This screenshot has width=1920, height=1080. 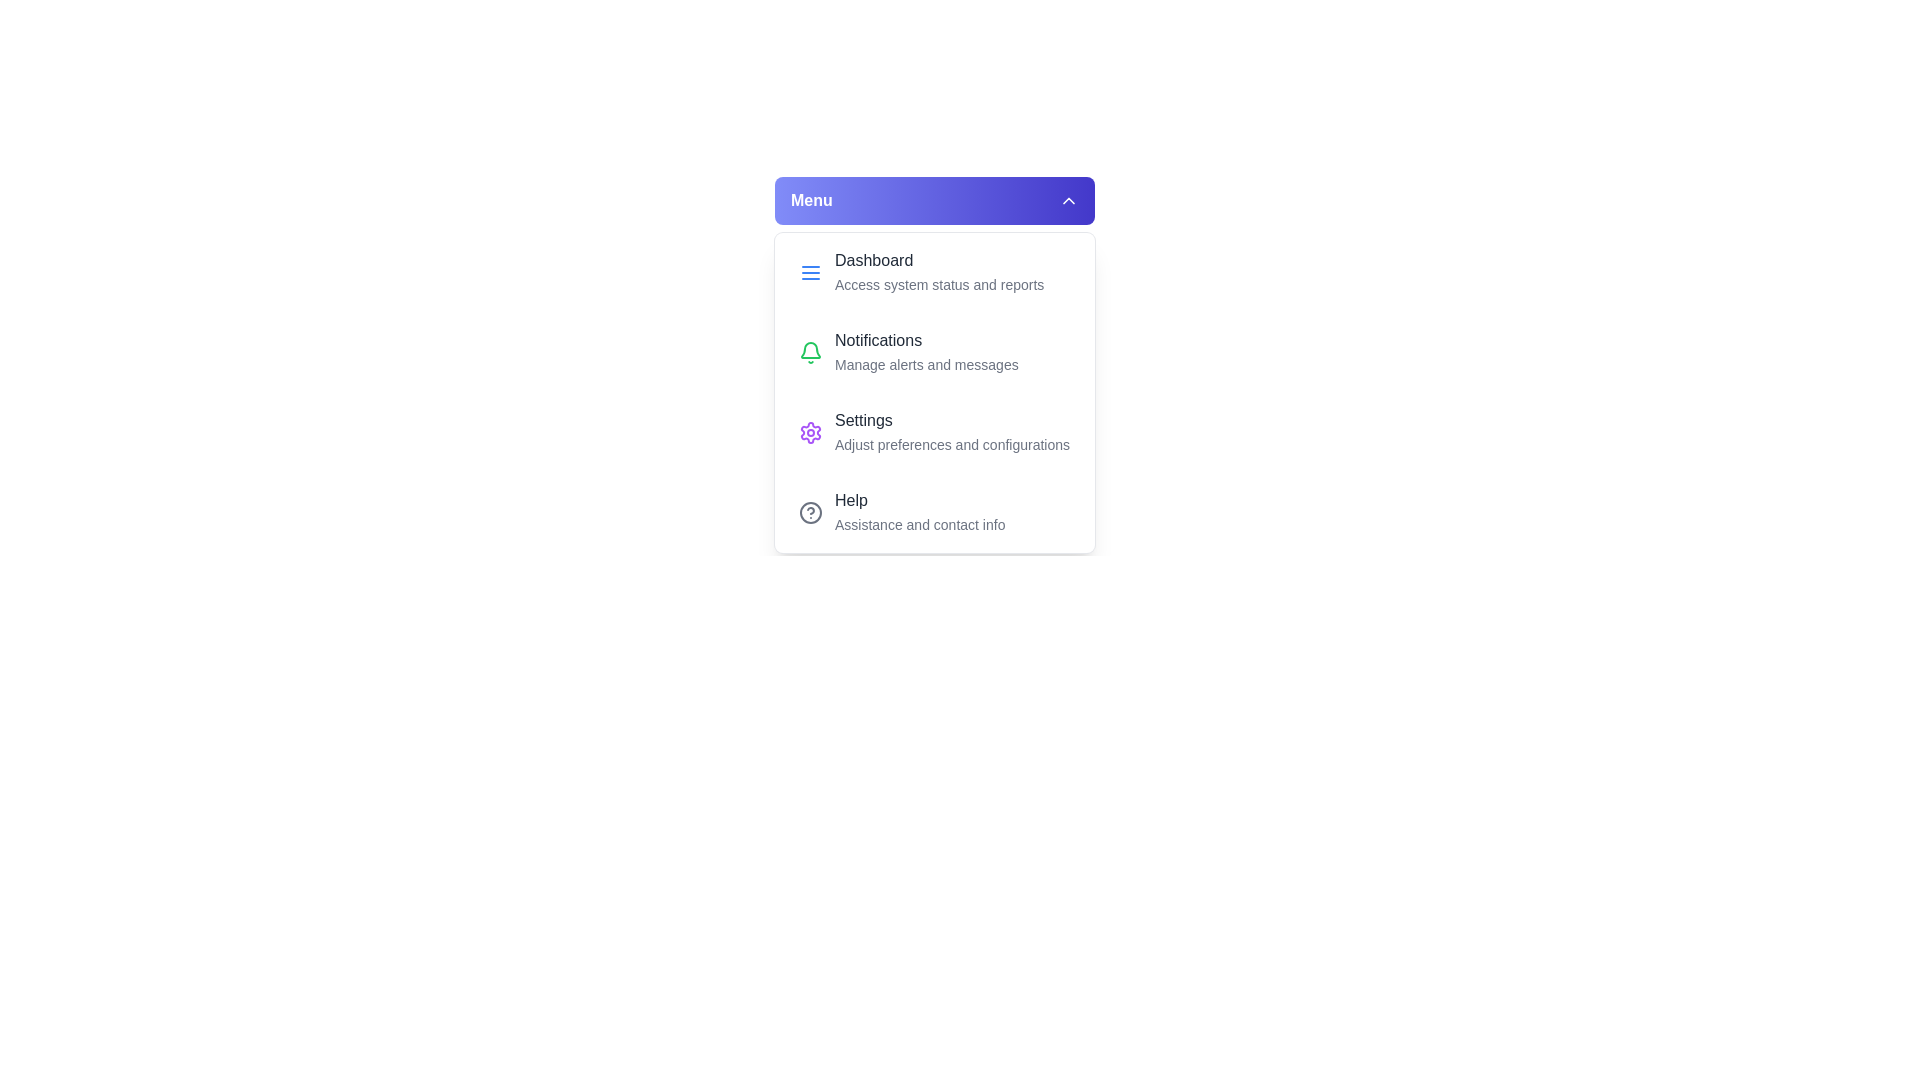 What do you see at coordinates (811, 431) in the screenshot?
I see `the gear-shaped settings icon, which is purple in color and located in the settings menu, positioned to the left of the label 'Settings'` at bounding box center [811, 431].